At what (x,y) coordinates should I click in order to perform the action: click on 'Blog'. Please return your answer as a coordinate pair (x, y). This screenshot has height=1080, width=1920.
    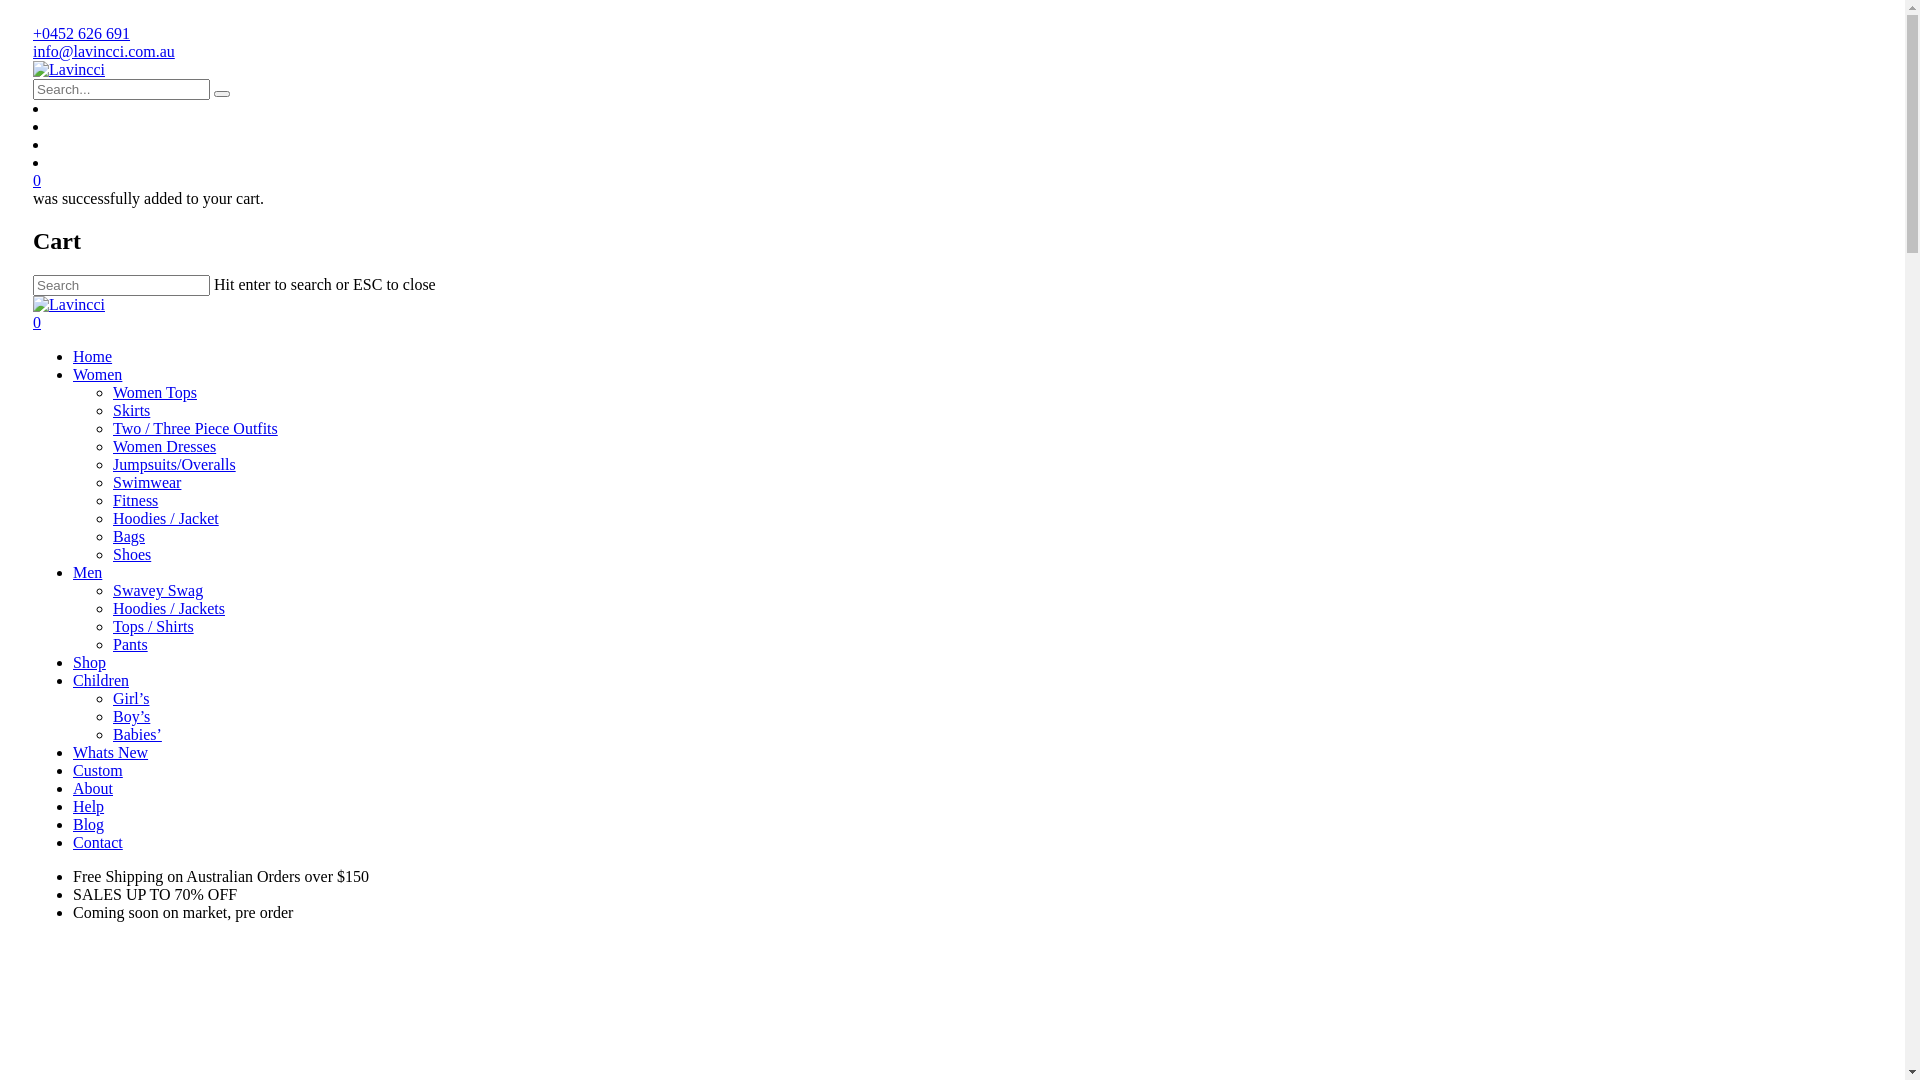
    Looking at the image, I should click on (87, 824).